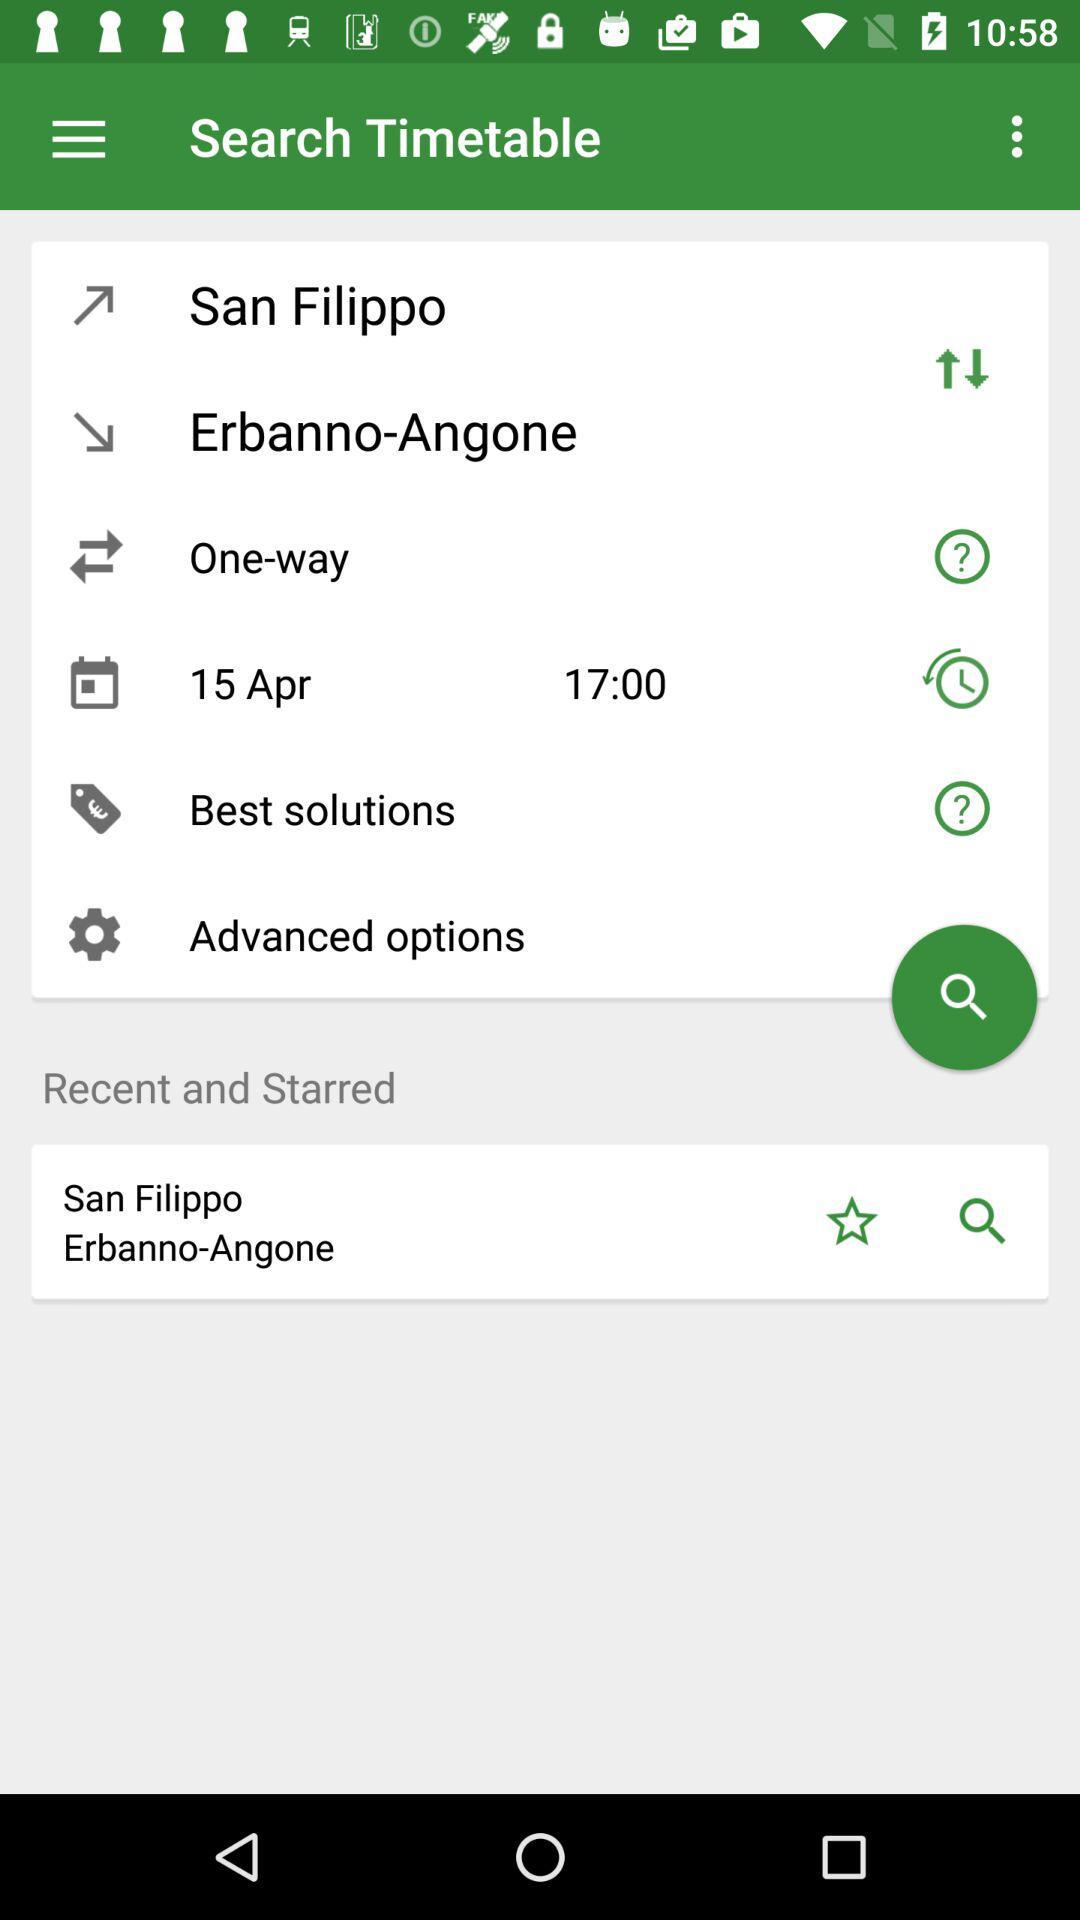 The width and height of the screenshot is (1080, 1920). I want to click on the icon to the left of the search timetable, so click(88, 135).